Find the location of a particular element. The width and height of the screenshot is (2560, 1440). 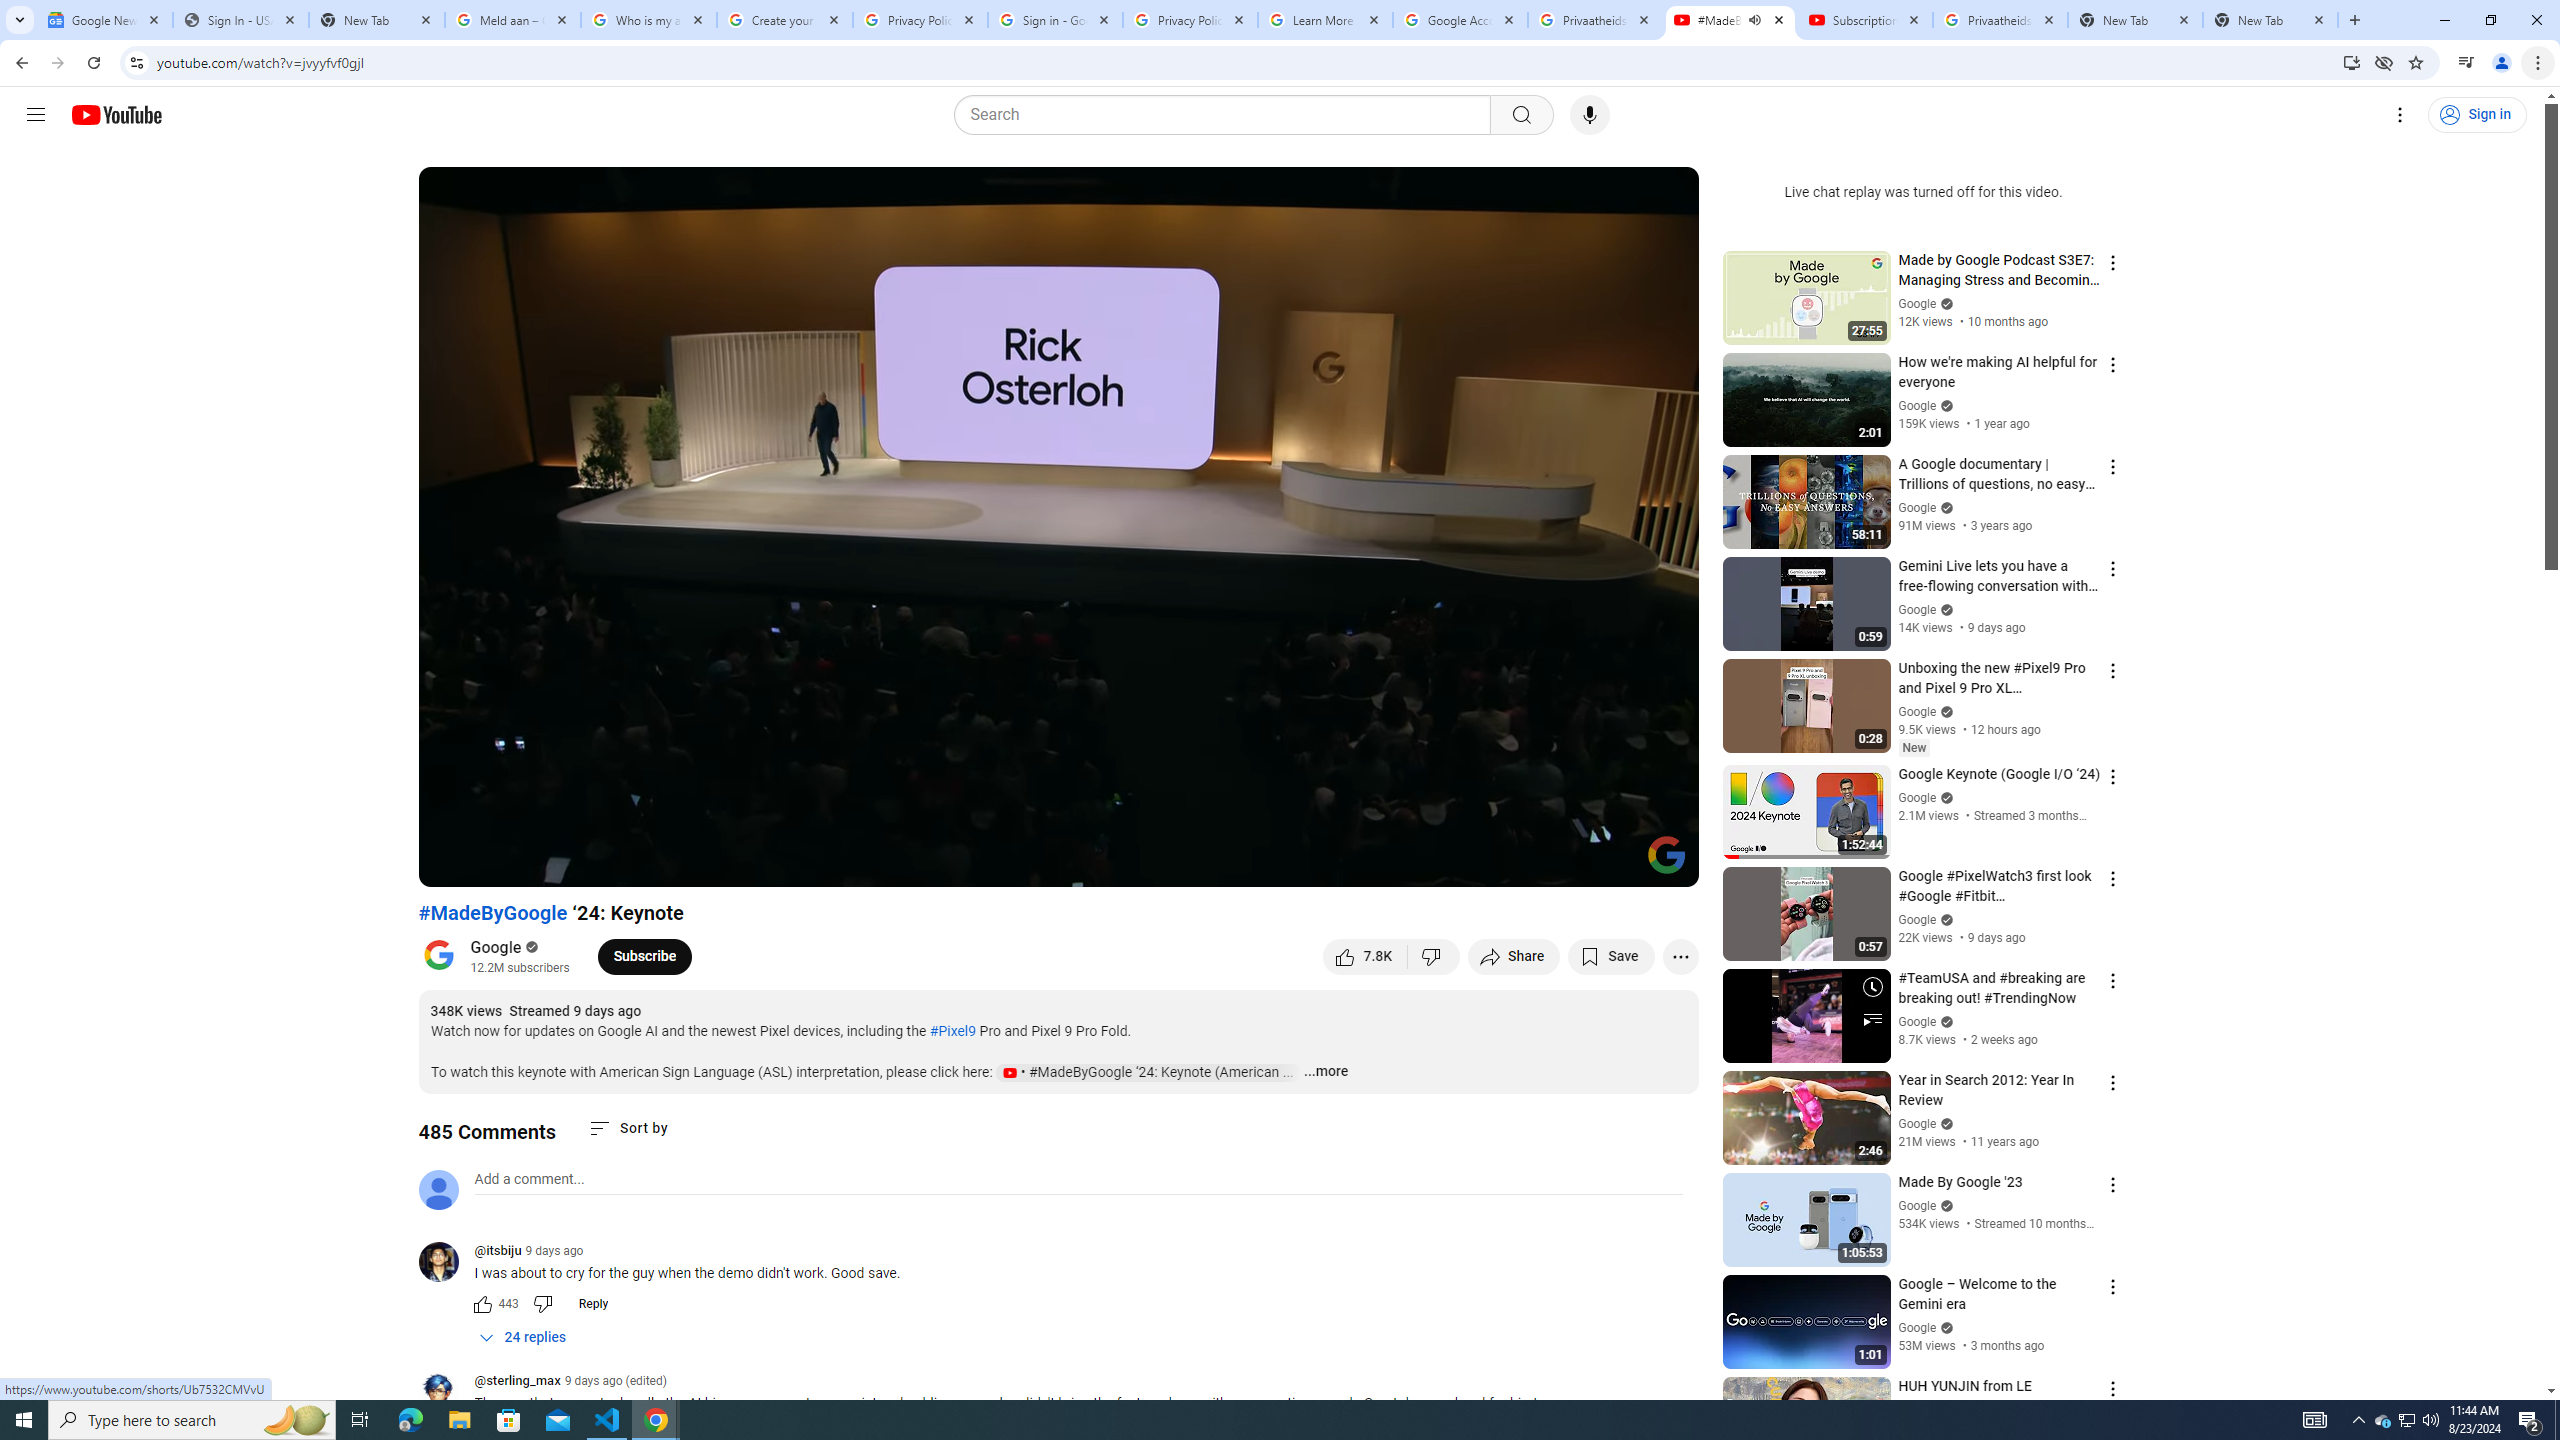

'#Pixel9' is located at coordinates (951, 1030).